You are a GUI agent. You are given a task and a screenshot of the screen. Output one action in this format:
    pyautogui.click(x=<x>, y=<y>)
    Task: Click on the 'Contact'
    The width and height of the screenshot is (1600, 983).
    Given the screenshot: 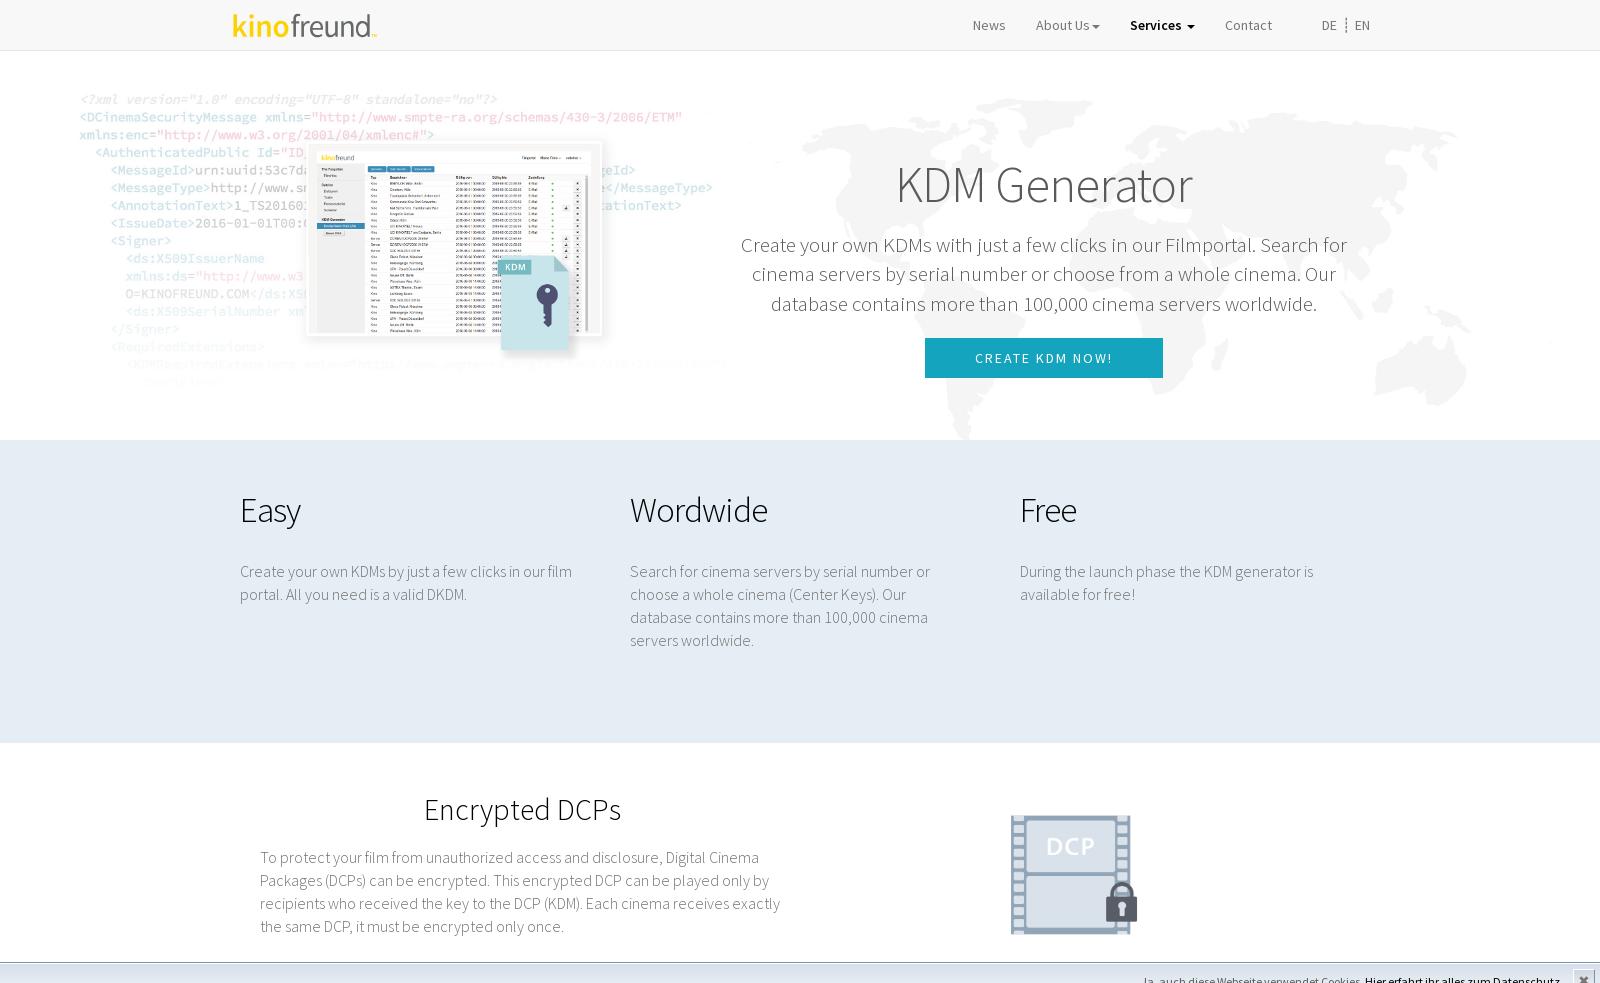 What is the action you would take?
    pyautogui.click(x=1247, y=44)
    